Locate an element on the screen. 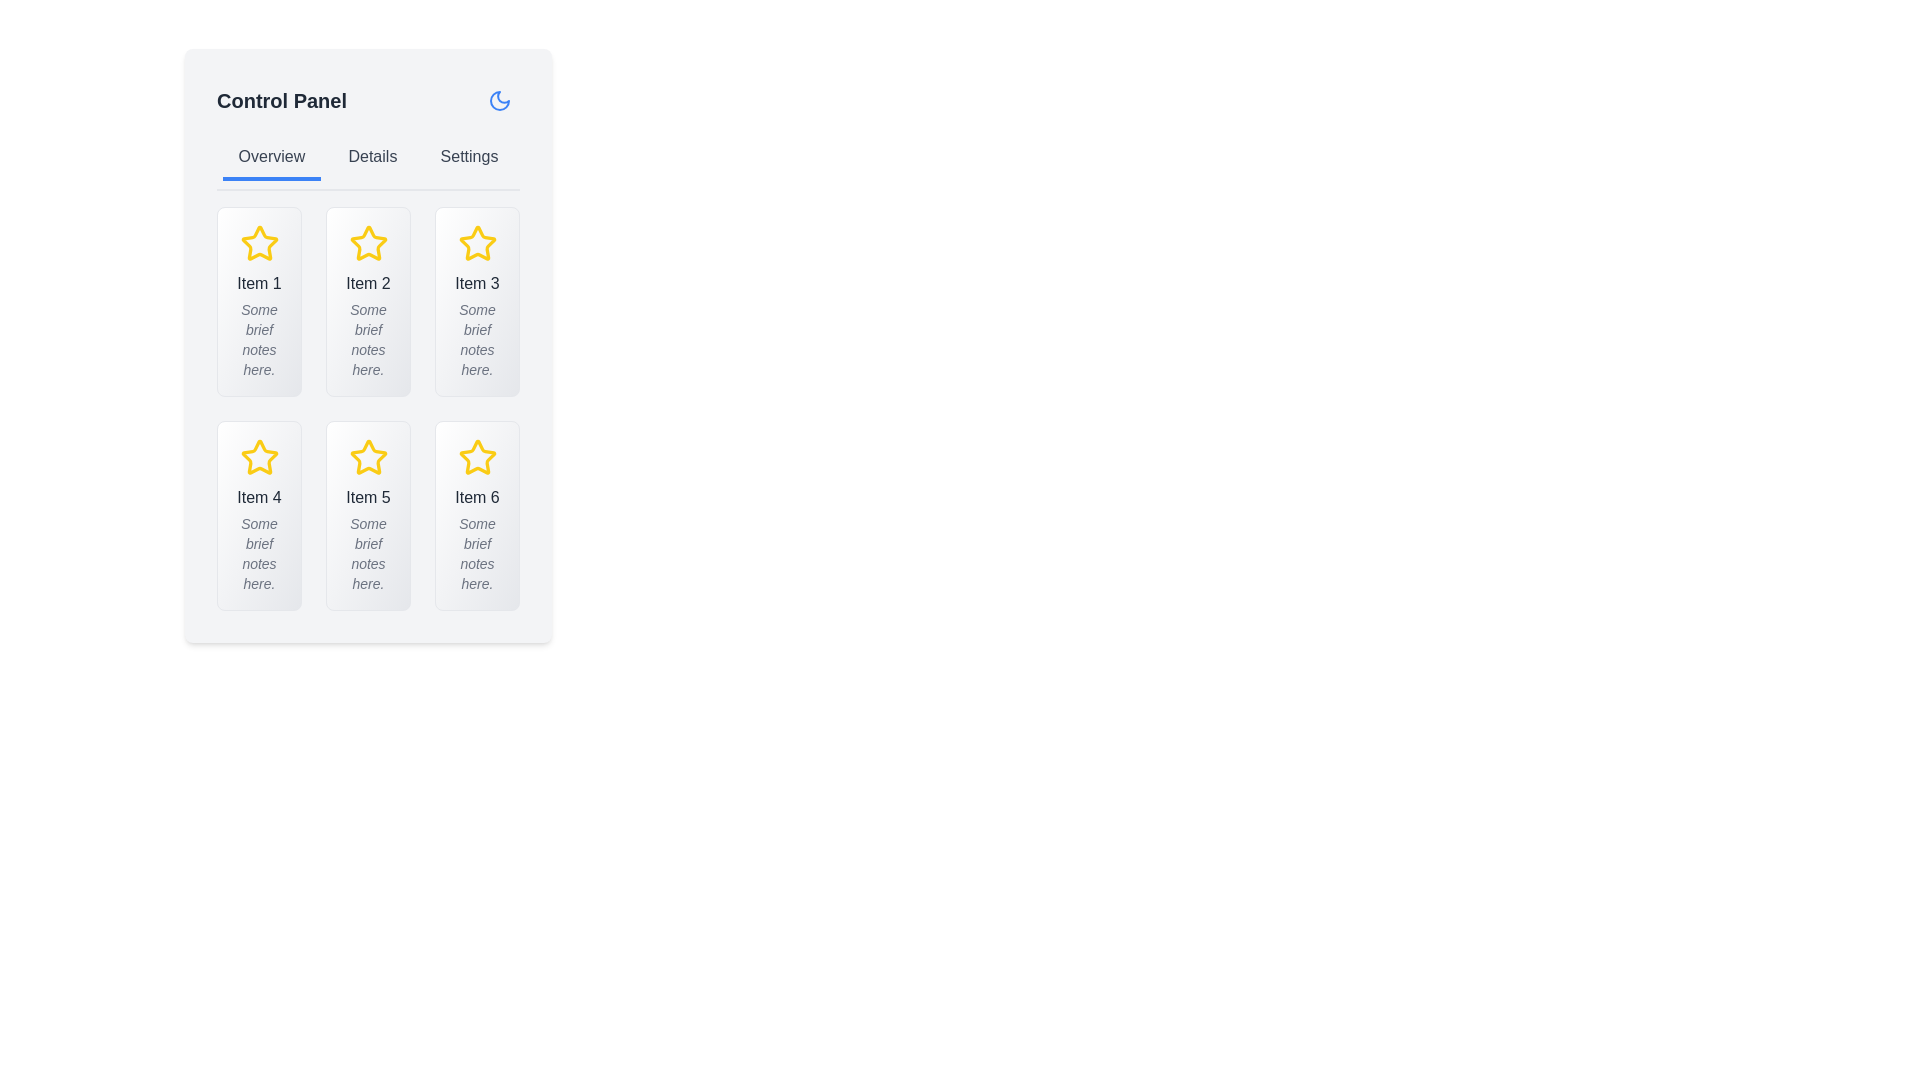  the 'Item 3' text label, which is the third item in a grid of six, displayed in dark gray with a star icon above it is located at coordinates (476, 284).